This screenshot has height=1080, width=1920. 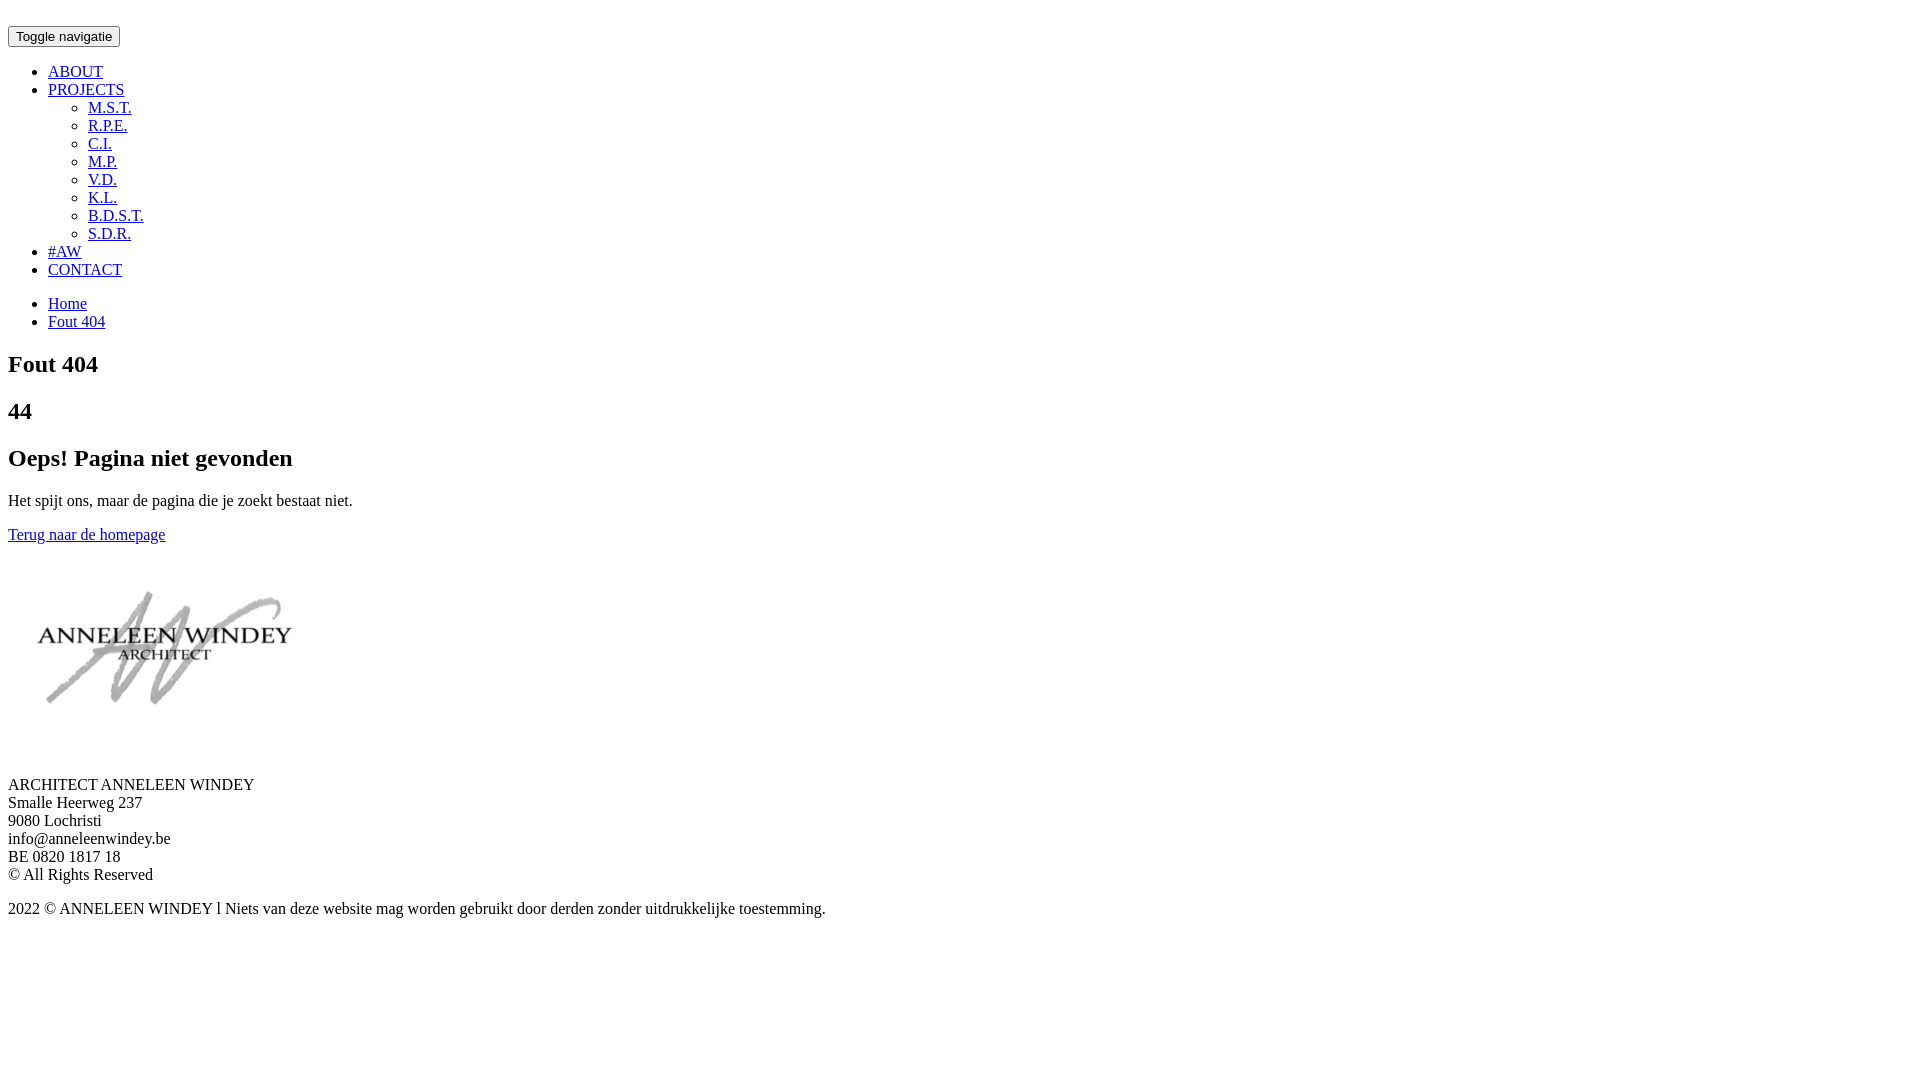 What do you see at coordinates (101, 178) in the screenshot?
I see `'V.D.'` at bounding box center [101, 178].